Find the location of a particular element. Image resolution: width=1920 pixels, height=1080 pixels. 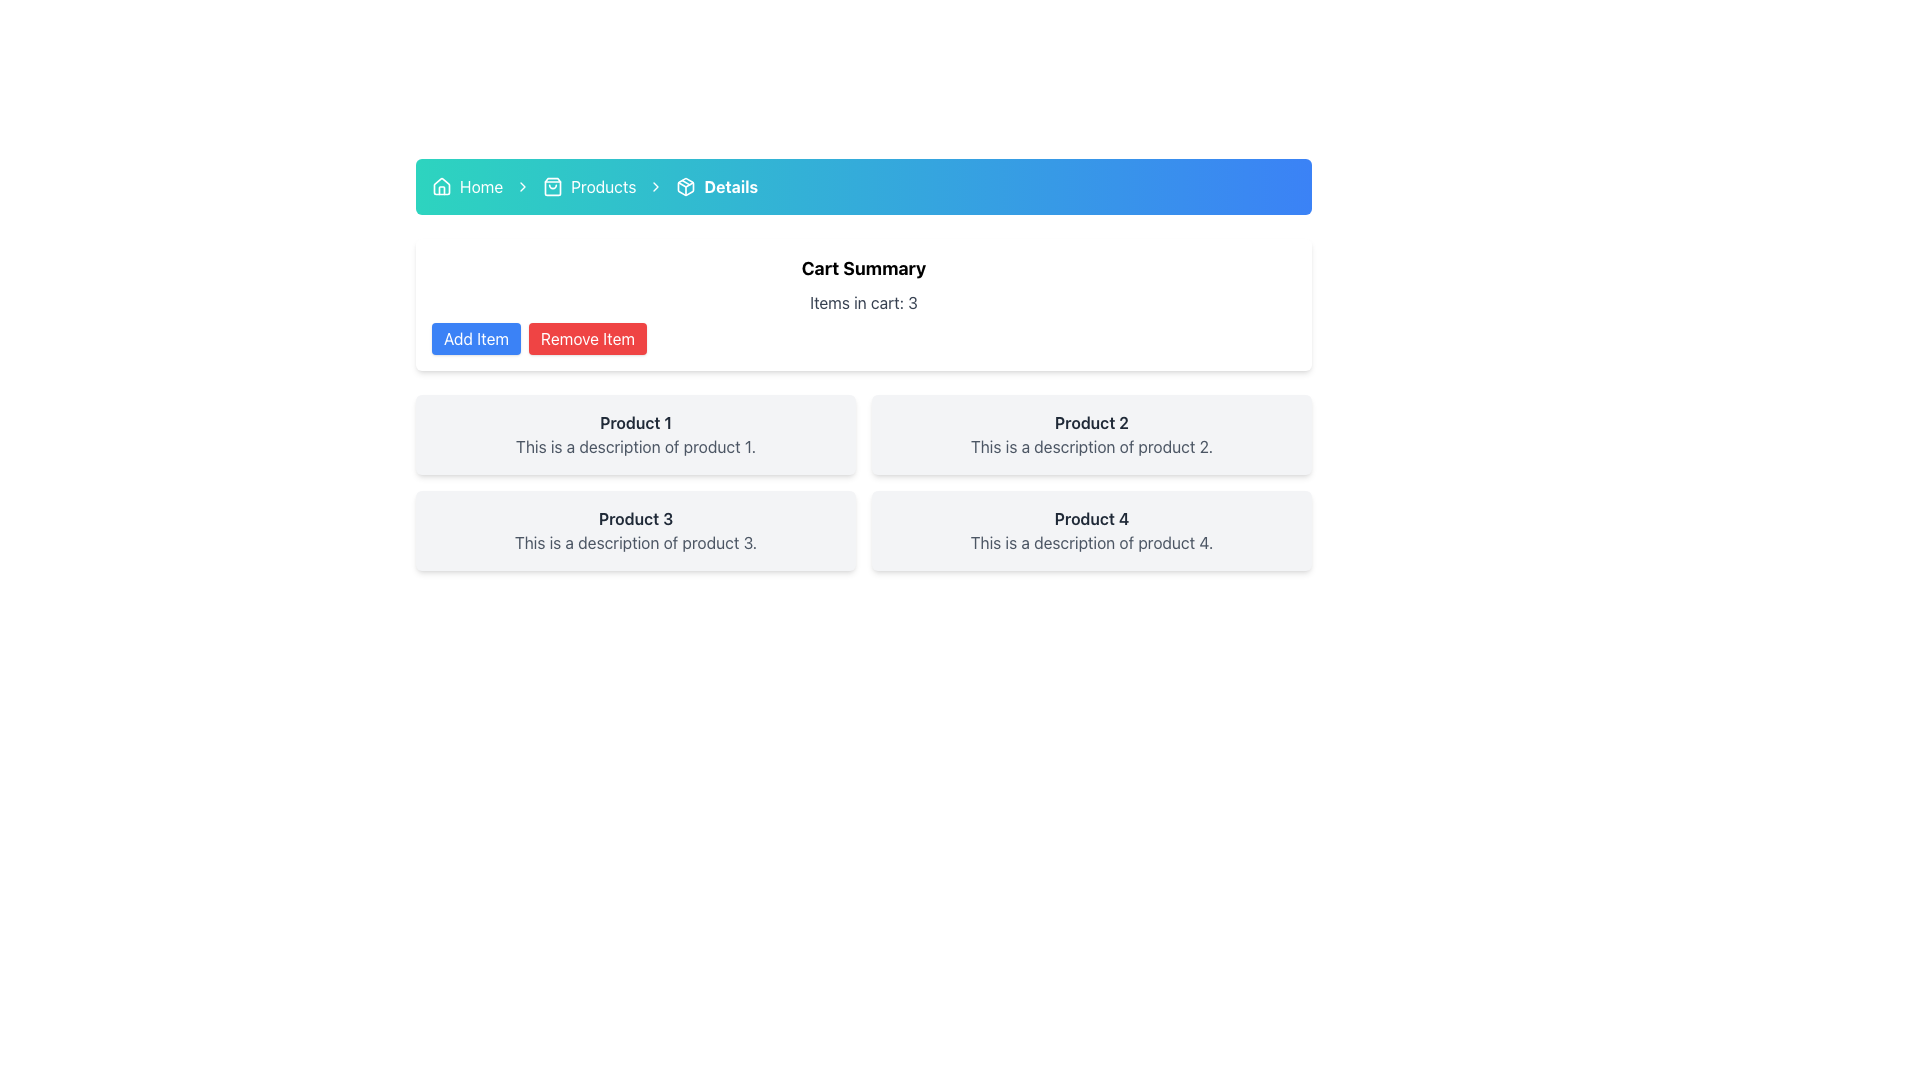

the text label displaying 'This is a description of product 2.' which is located beneath the title 'Product 2' in a light gray card is located at coordinates (1090, 446).